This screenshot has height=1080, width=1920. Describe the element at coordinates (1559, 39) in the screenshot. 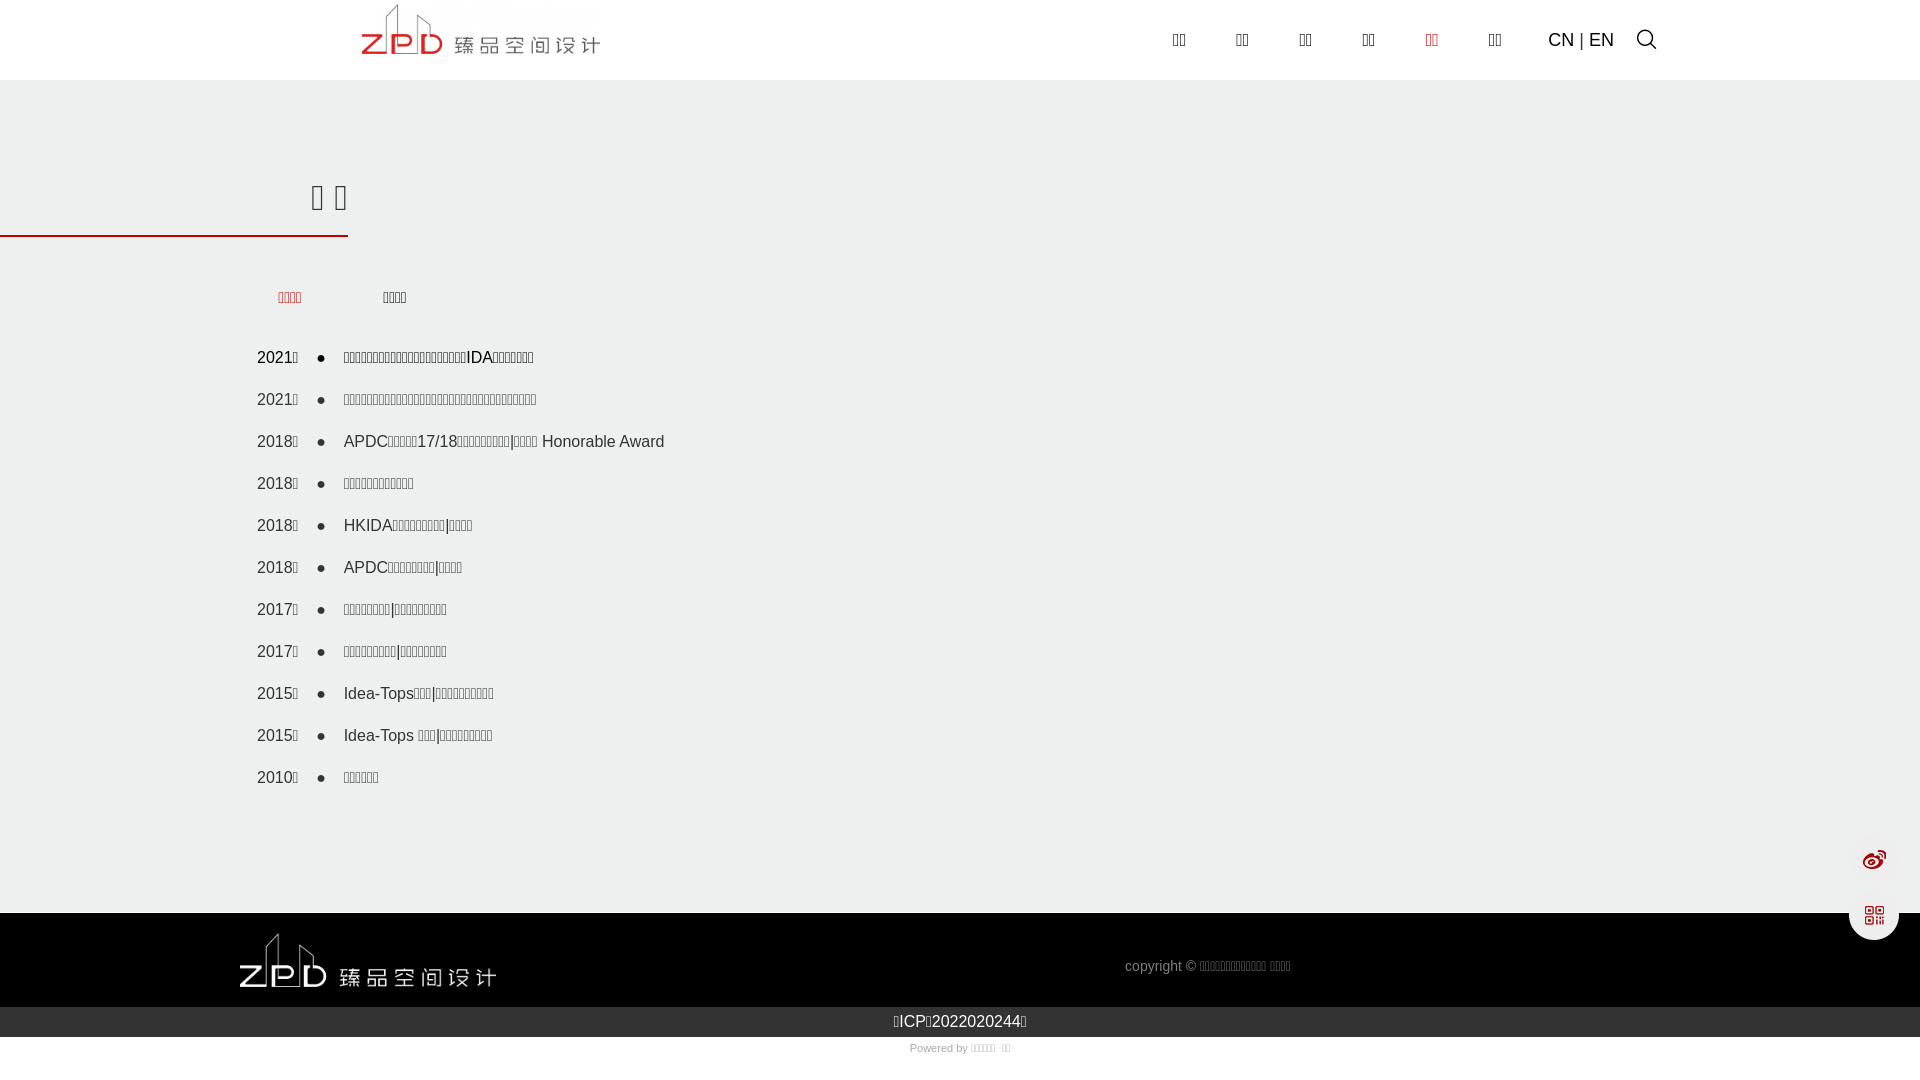

I see `'CN'` at that location.